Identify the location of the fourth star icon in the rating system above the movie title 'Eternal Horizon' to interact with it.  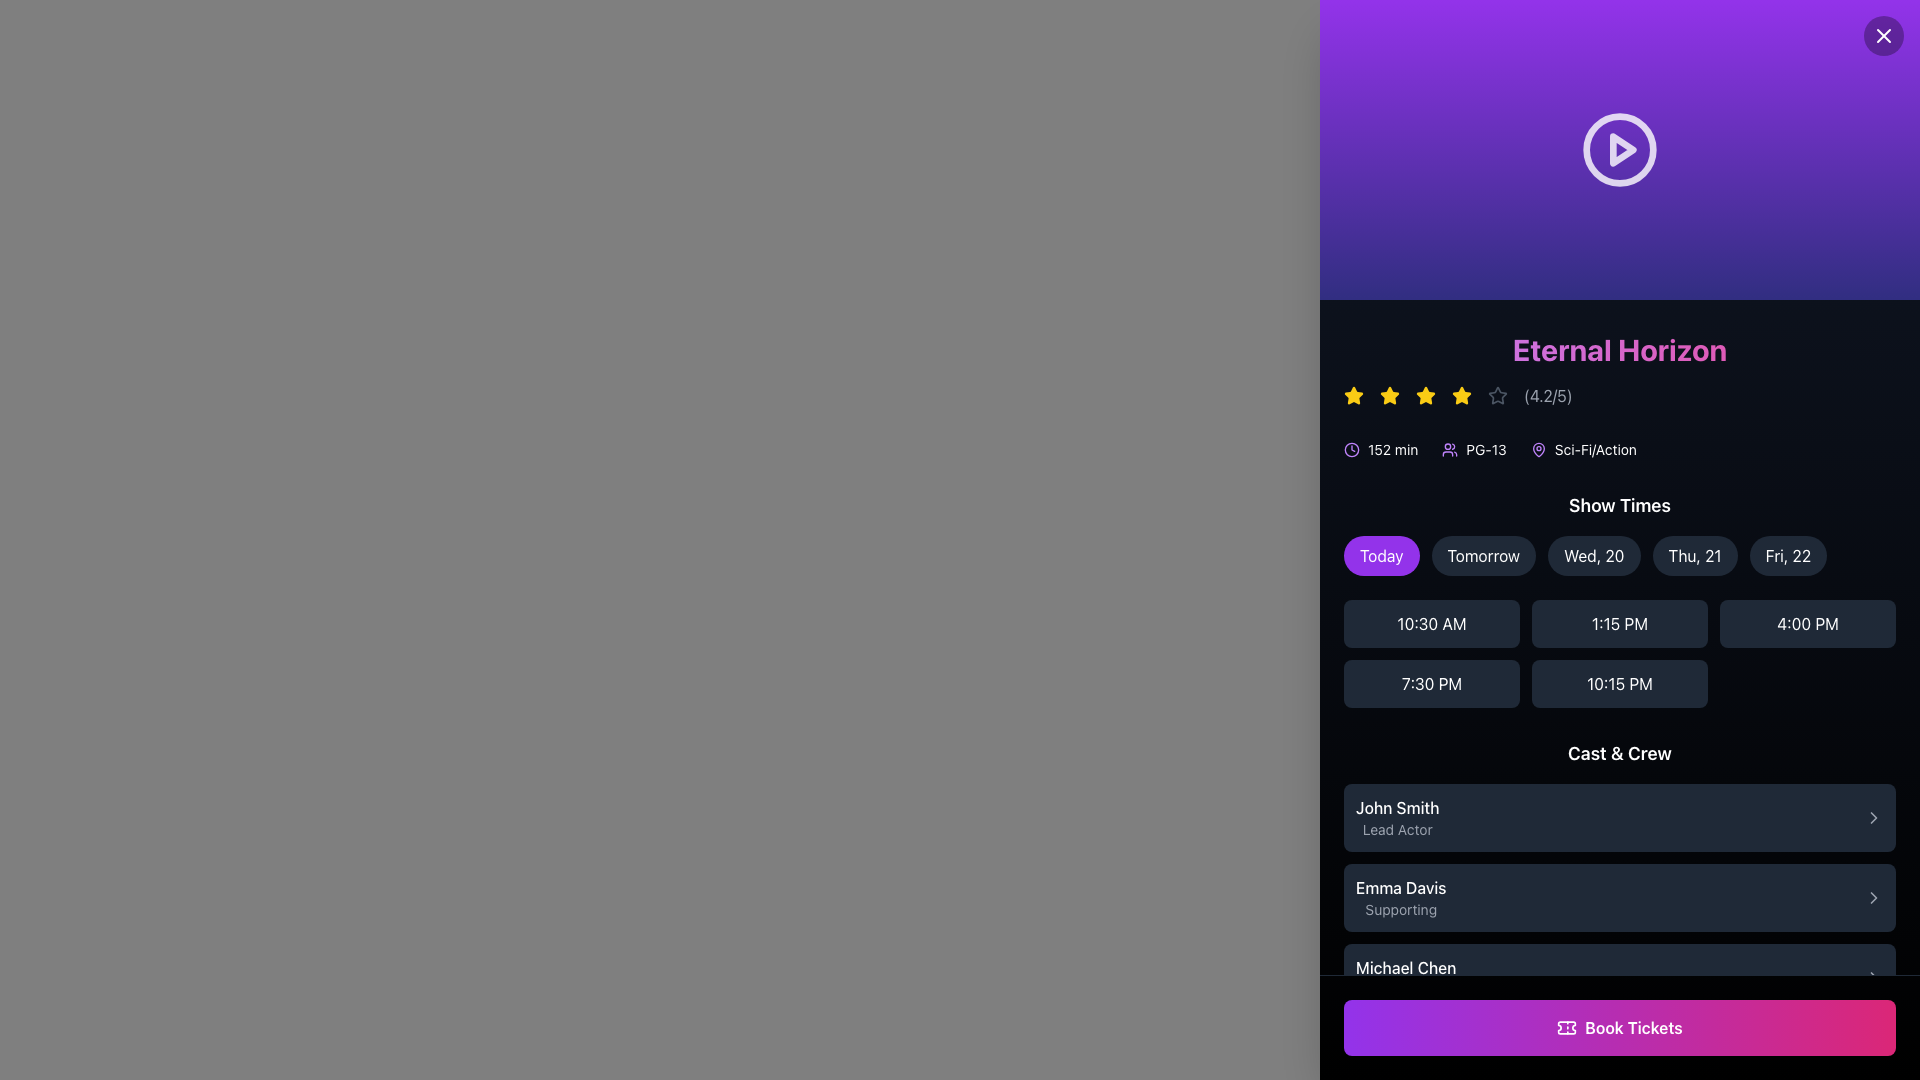
(1462, 395).